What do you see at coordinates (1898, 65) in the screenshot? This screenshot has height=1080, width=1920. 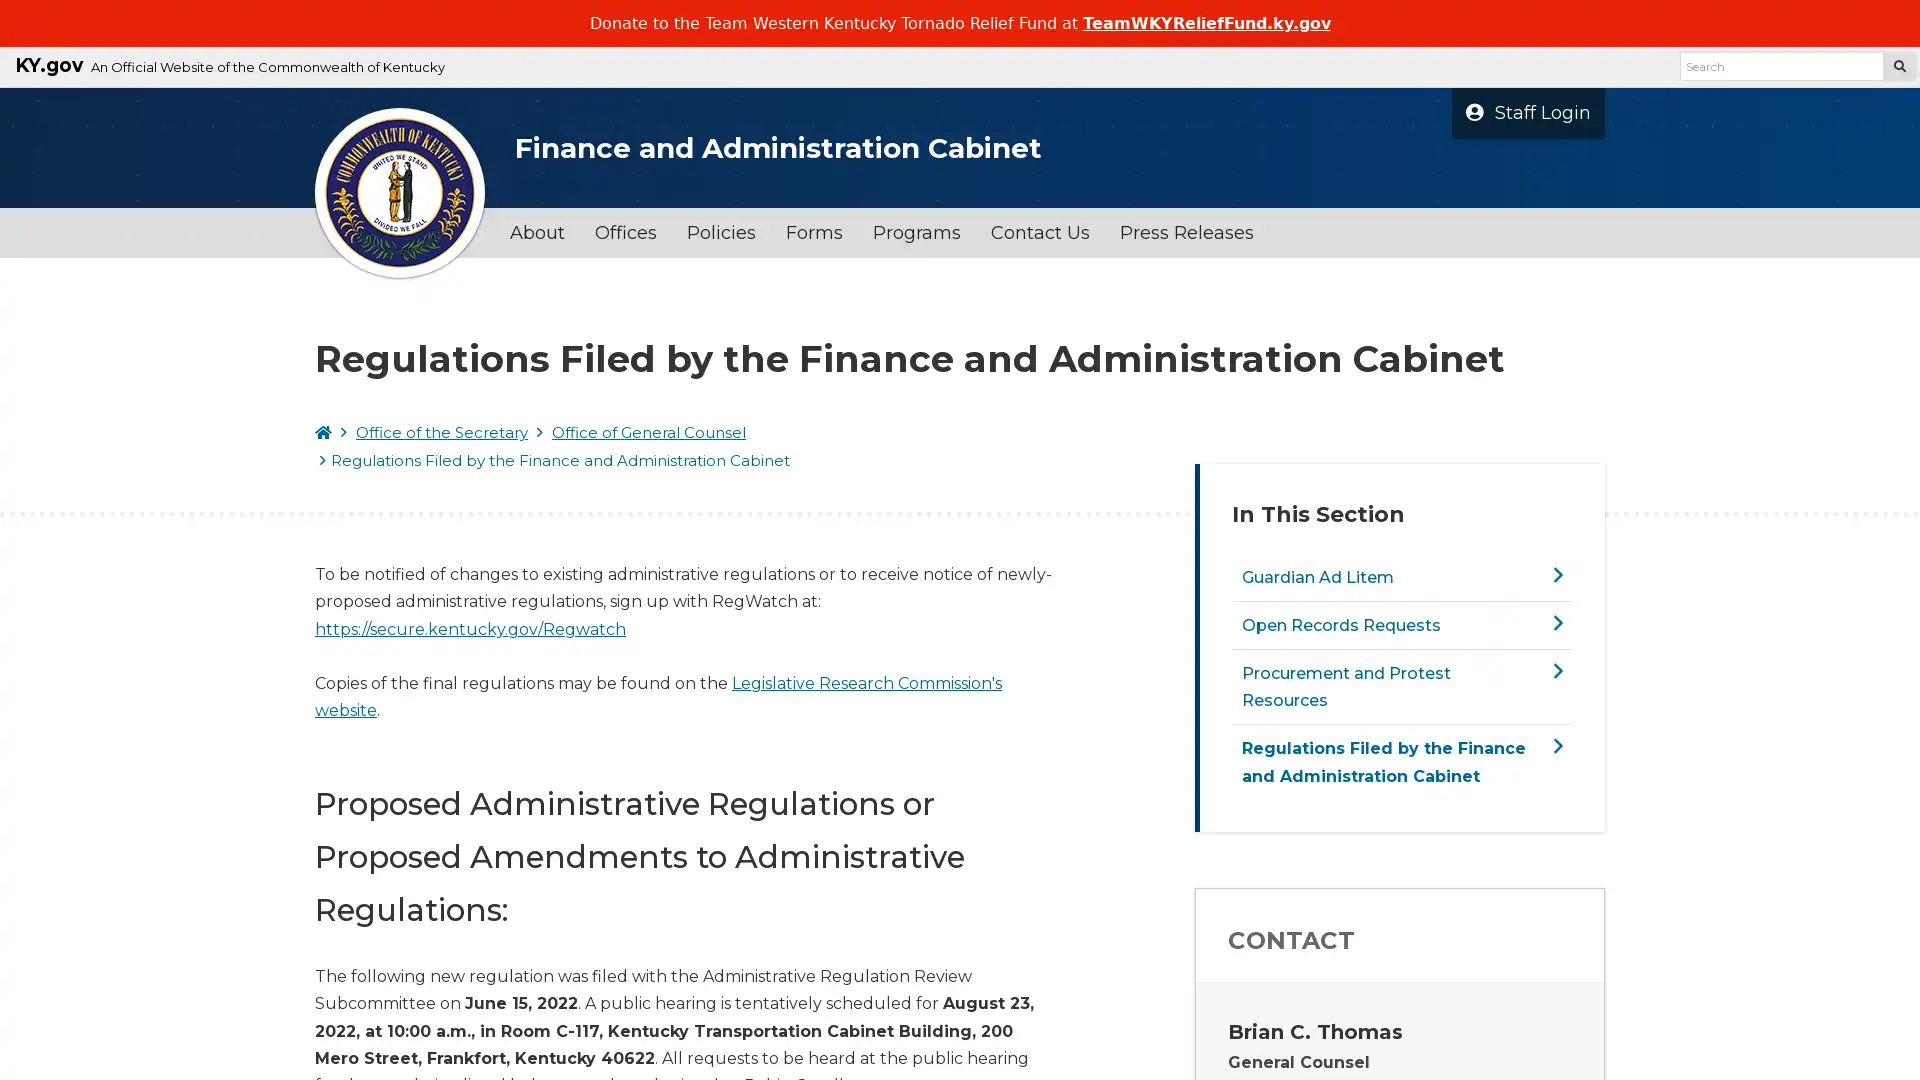 I see `Search` at bounding box center [1898, 65].